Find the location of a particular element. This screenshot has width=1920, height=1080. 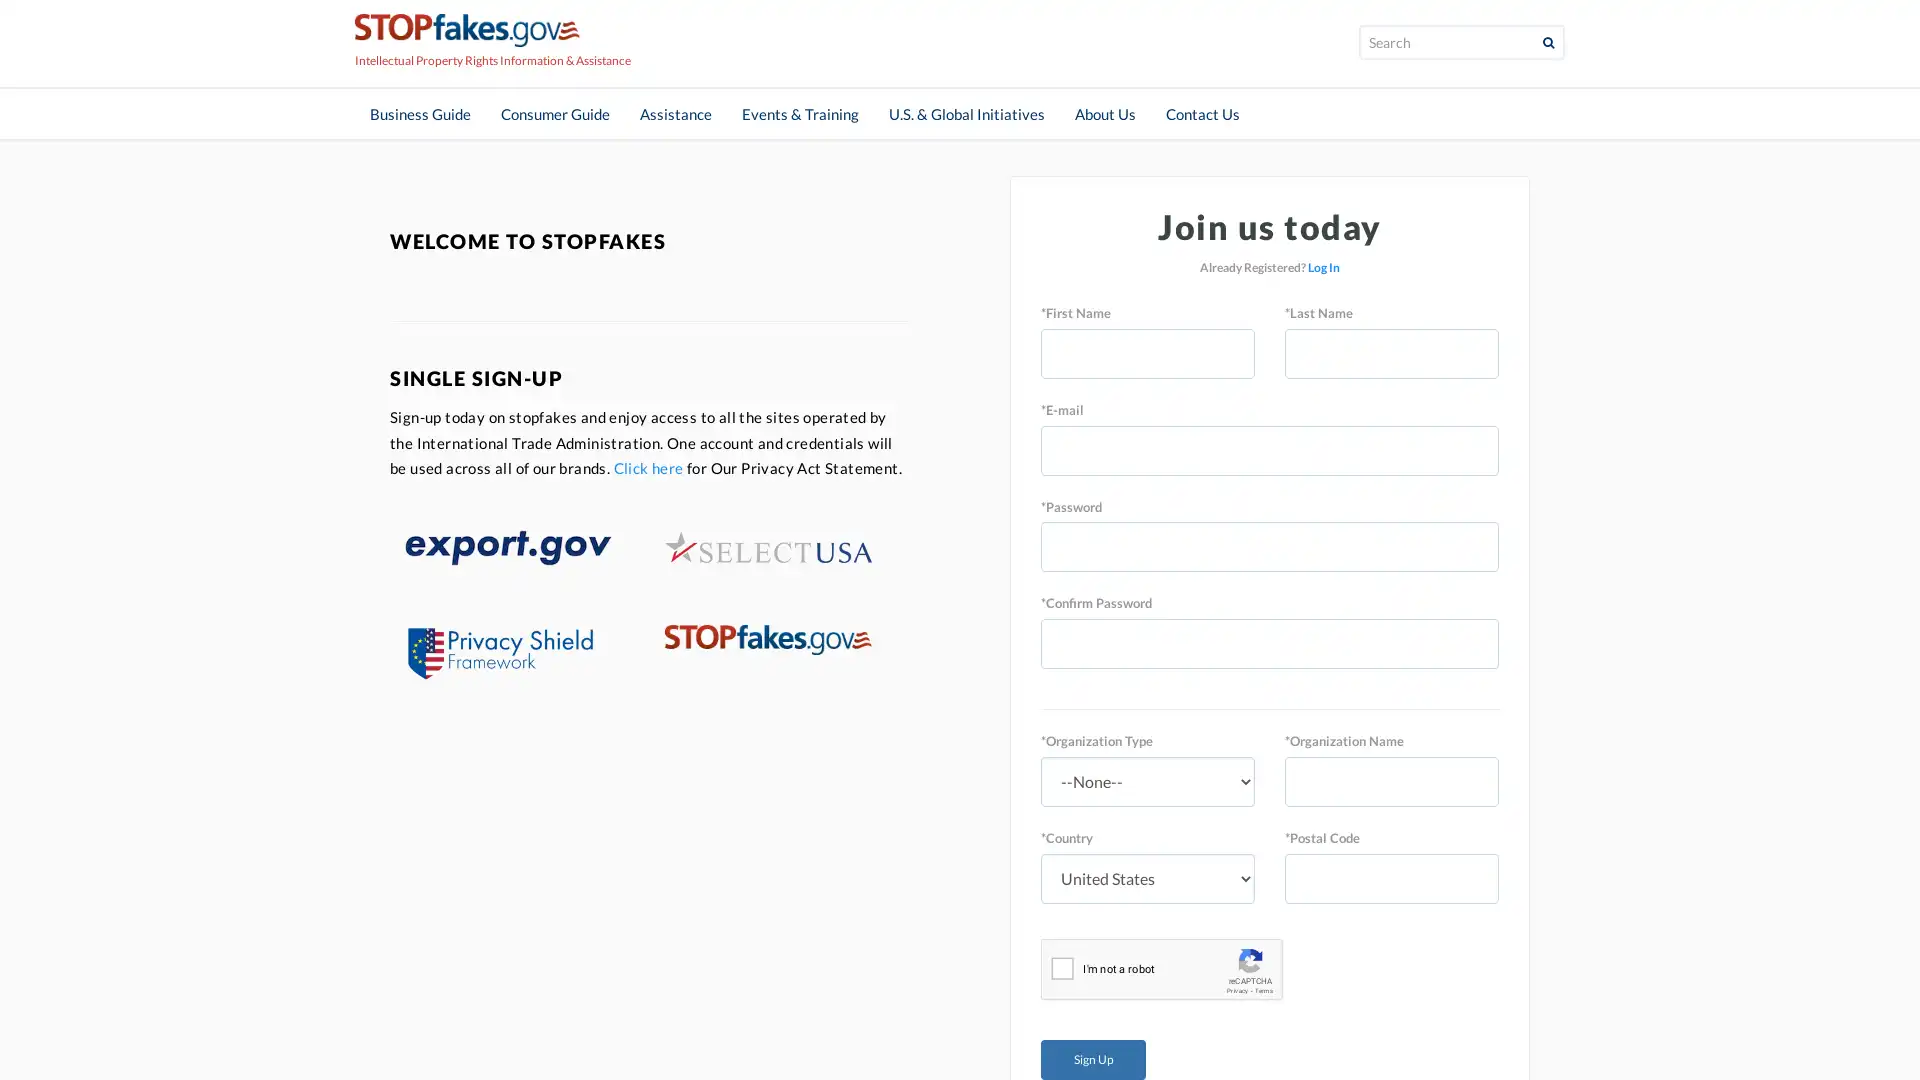

Sign Up is located at coordinates (1092, 1058).